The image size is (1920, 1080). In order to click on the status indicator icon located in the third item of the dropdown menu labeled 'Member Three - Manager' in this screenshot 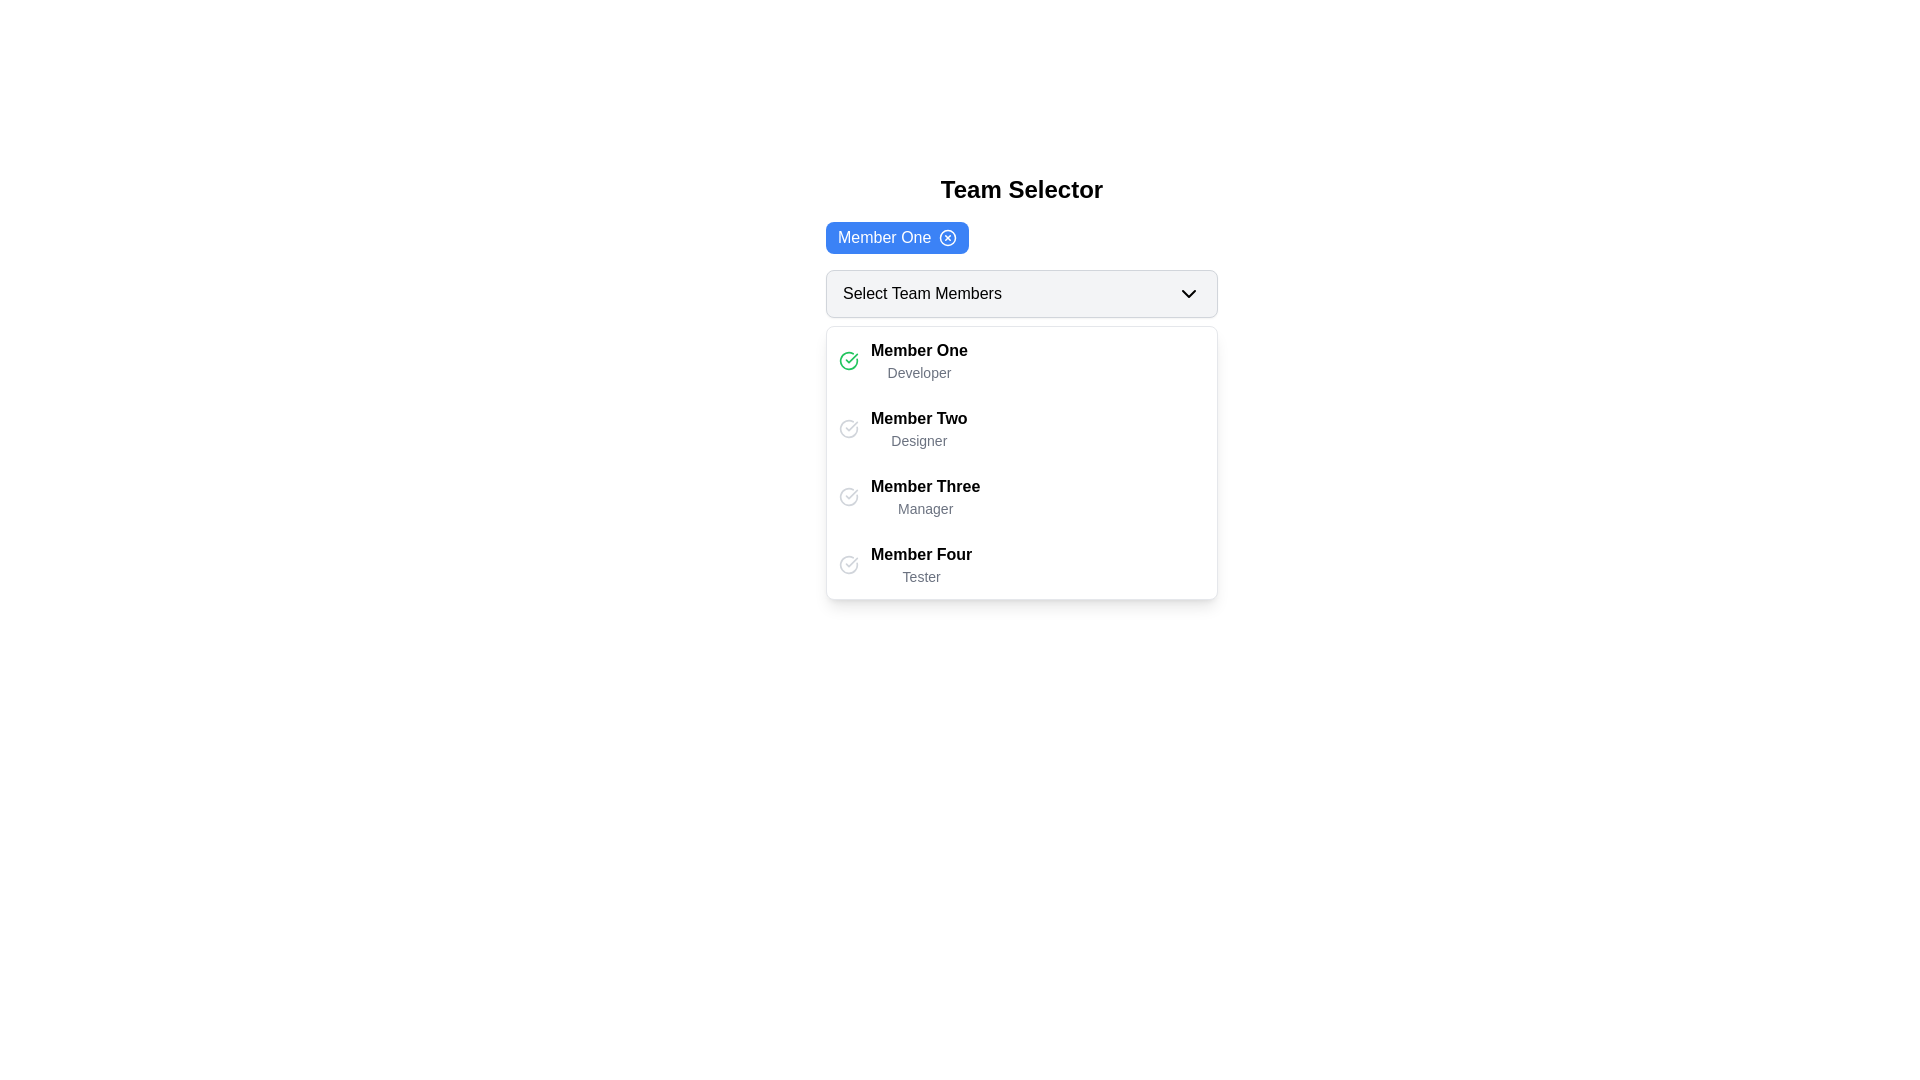, I will do `click(849, 496)`.